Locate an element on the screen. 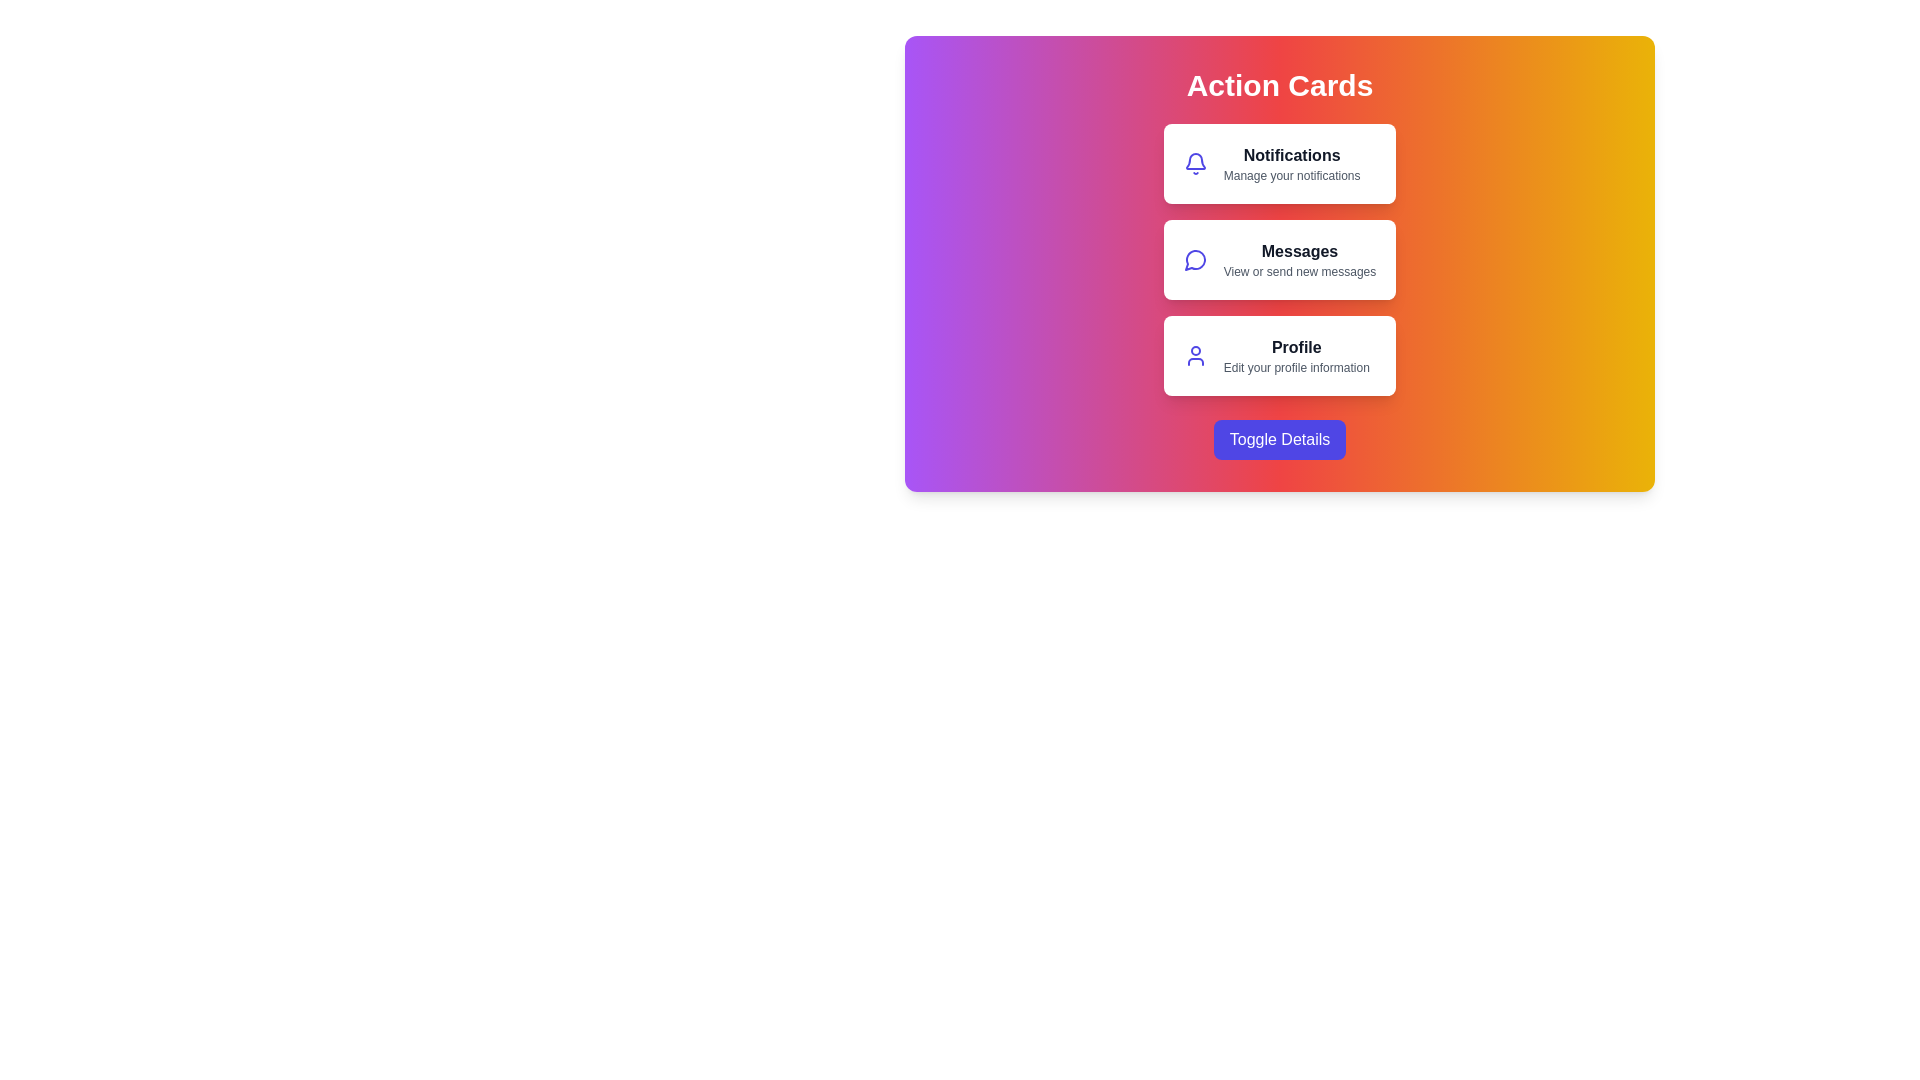  the label and description text combination that provides a summary for the notification management feature, located in the first card of a vertical list is located at coordinates (1292, 163).